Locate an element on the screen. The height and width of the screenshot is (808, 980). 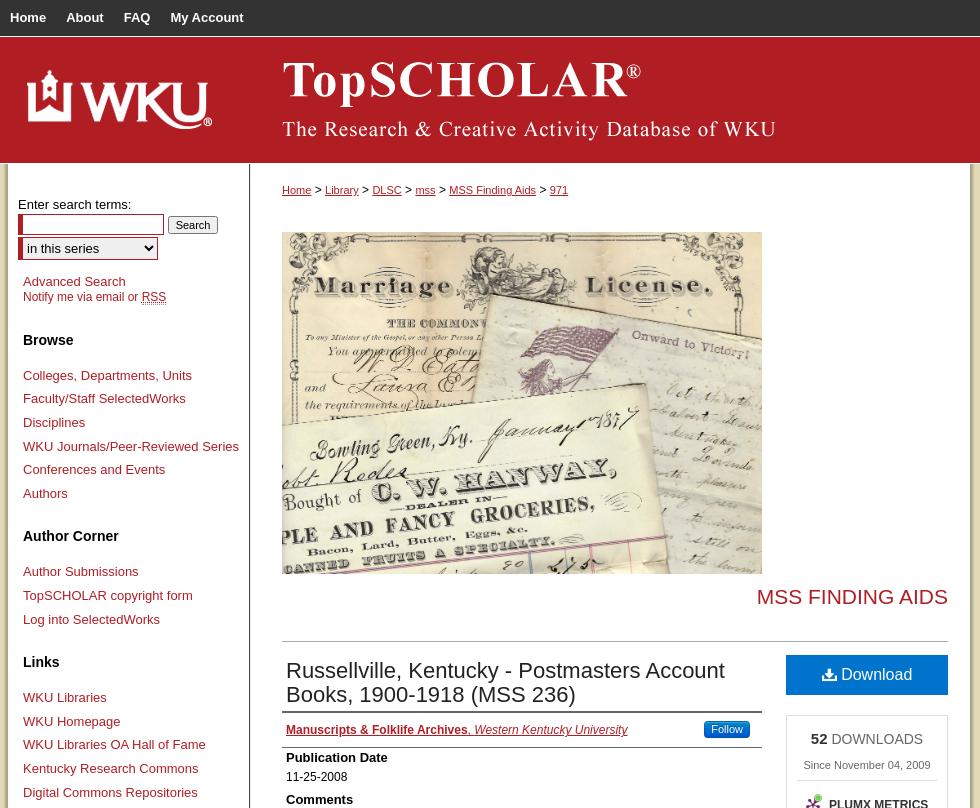
'Colleges, Departments, Units' is located at coordinates (107, 373).